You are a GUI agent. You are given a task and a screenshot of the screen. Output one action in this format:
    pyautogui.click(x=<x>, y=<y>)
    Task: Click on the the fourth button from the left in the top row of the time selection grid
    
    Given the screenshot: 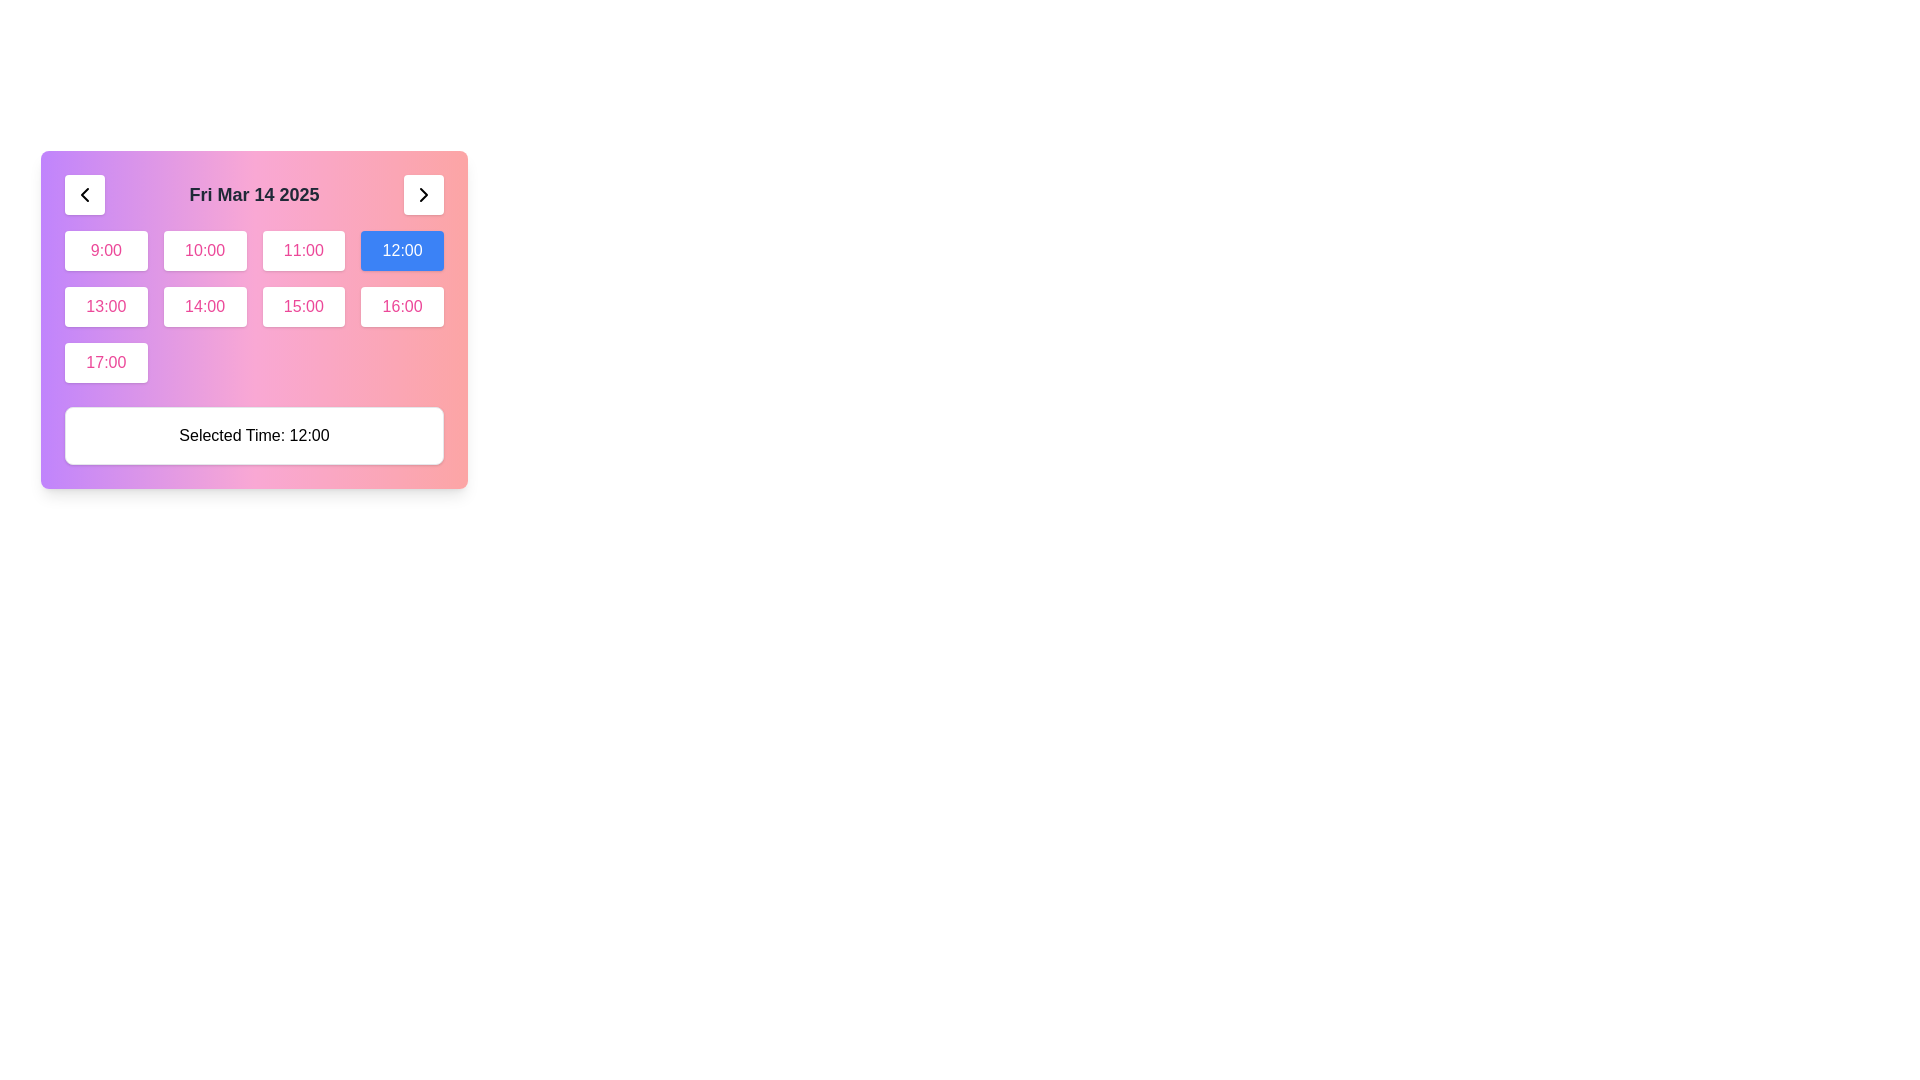 What is the action you would take?
    pyautogui.click(x=401, y=249)
    